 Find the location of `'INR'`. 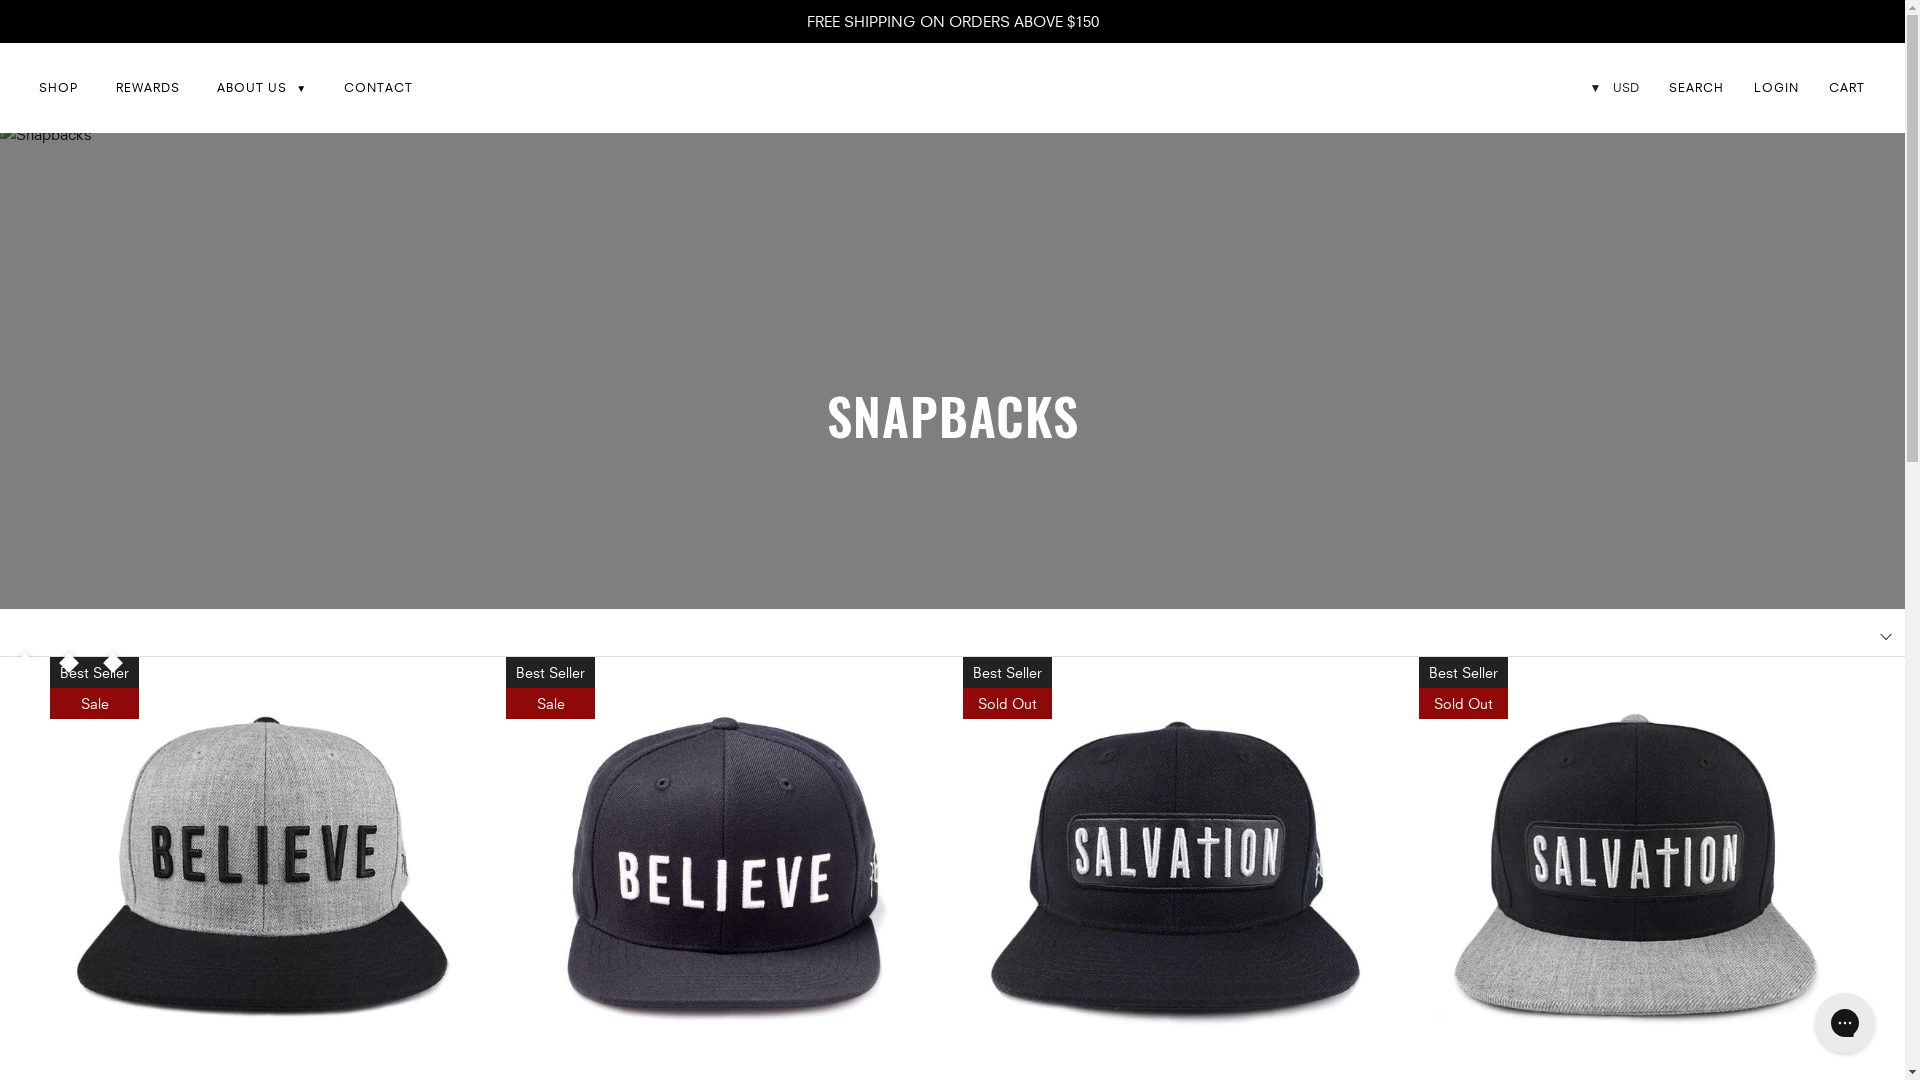

'INR' is located at coordinates (1612, 199).